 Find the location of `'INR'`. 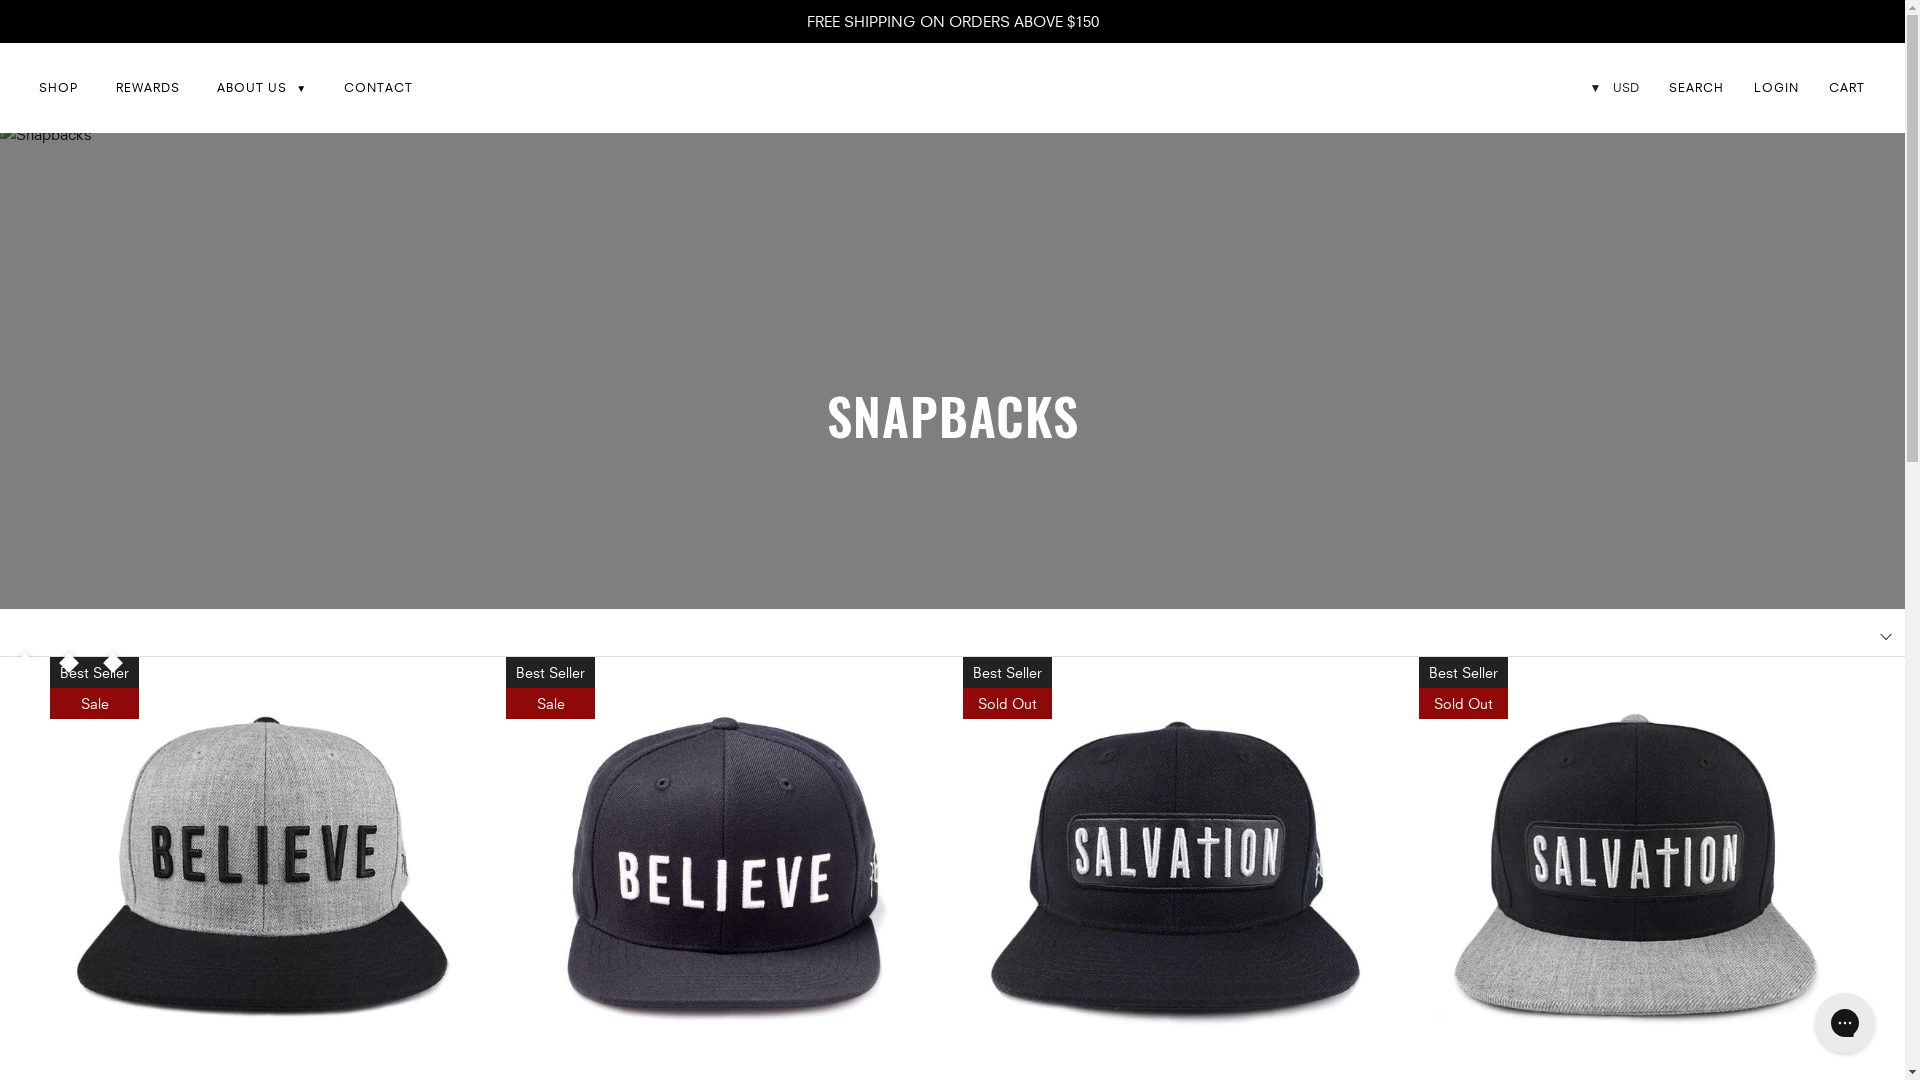

'INR' is located at coordinates (1612, 199).